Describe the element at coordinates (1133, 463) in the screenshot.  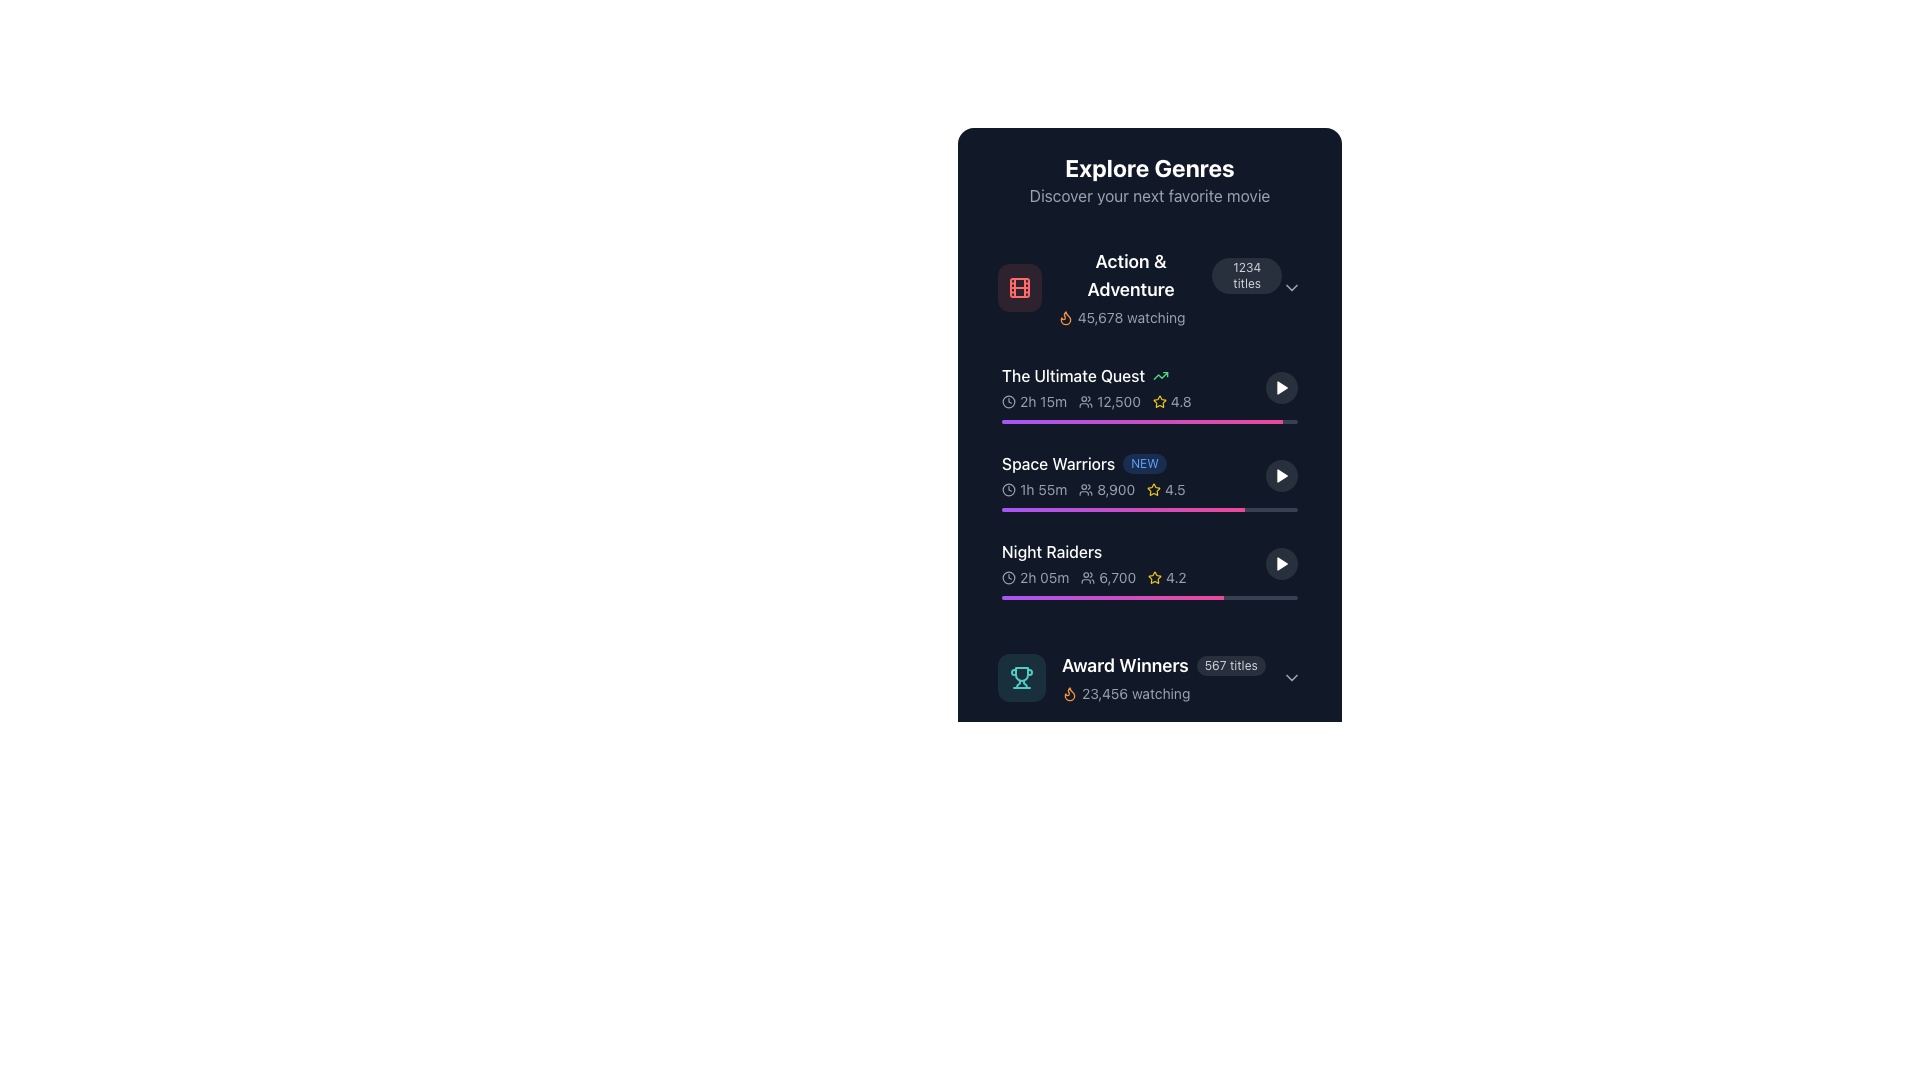
I see `the 'Space Warriors' movie title text label that includes a 'NEW' badge, located in the 'Explore Genres' section under 'Action & Adventure', positioned in the second row between 'The Ultimate Quest' and 'Night Raiders'` at that location.